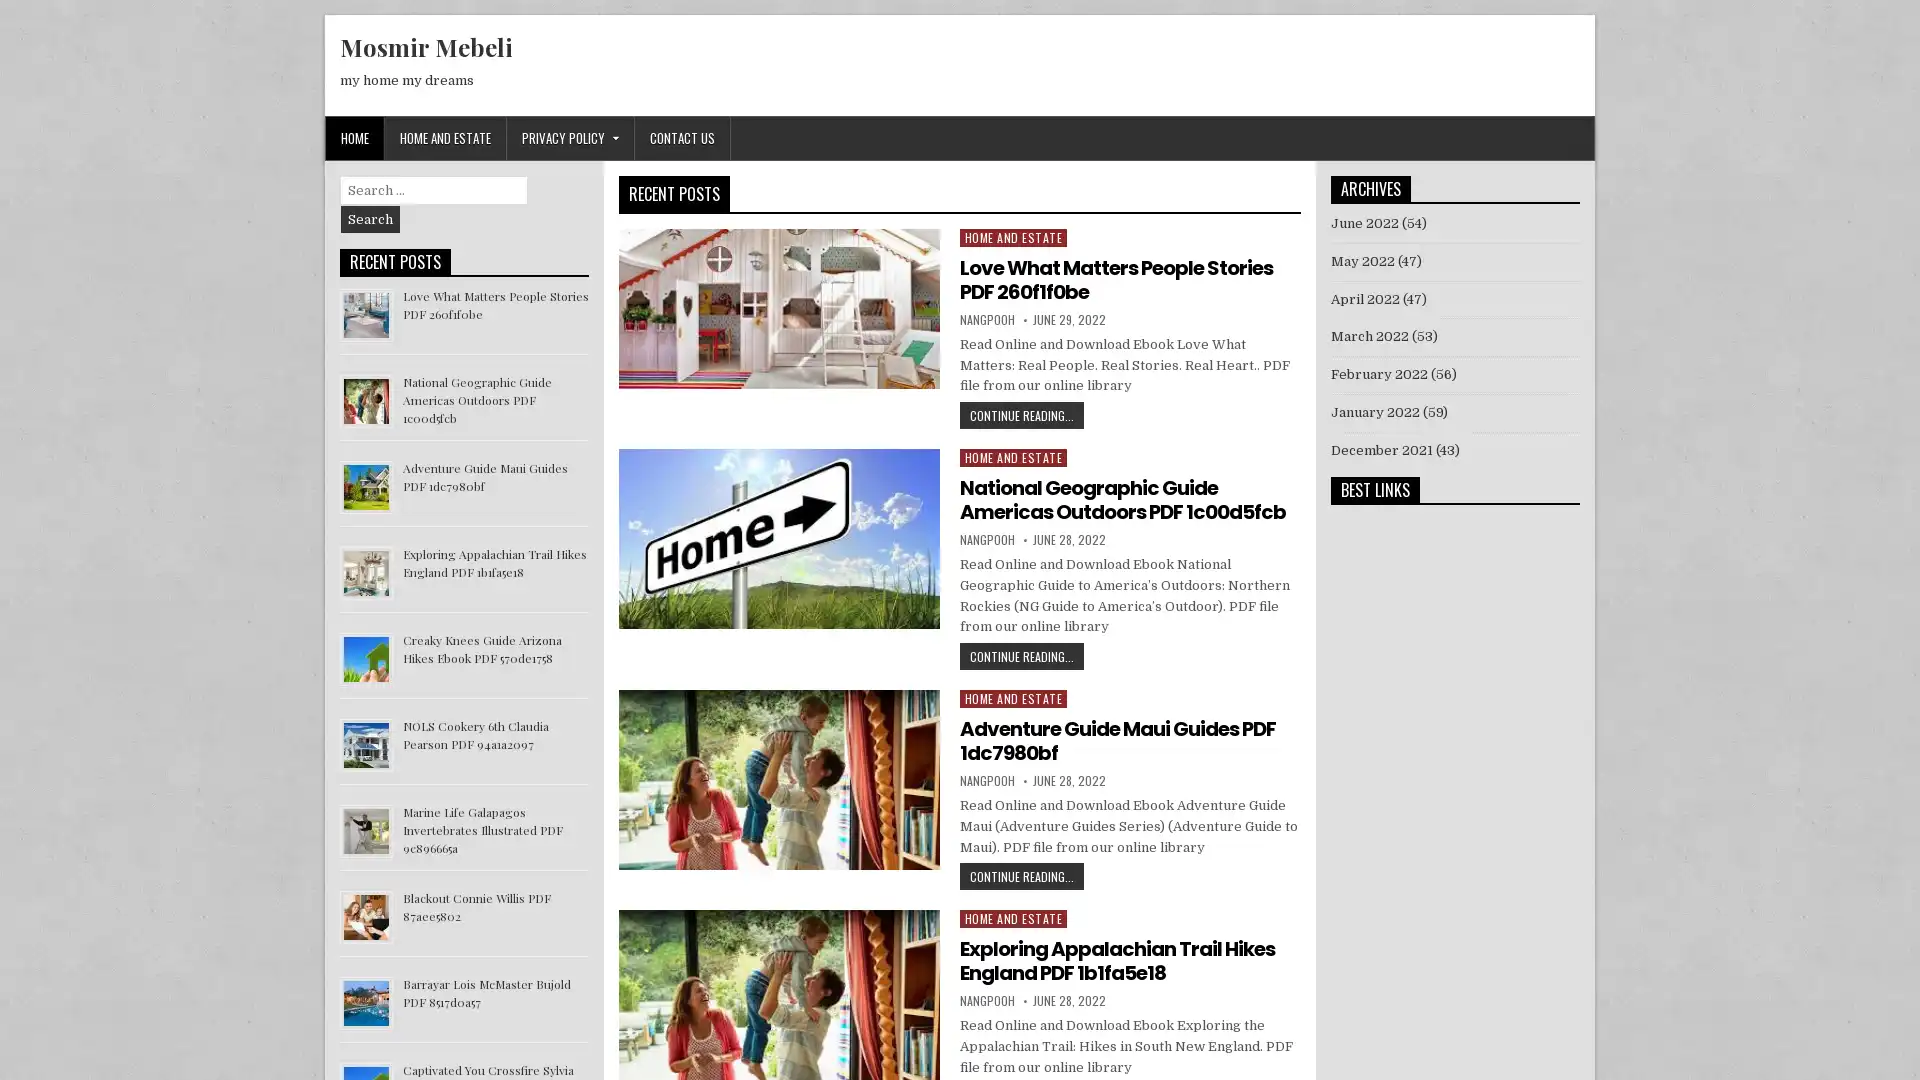 This screenshot has height=1080, width=1920. What do you see at coordinates (370, 219) in the screenshot?
I see `Search` at bounding box center [370, 219].